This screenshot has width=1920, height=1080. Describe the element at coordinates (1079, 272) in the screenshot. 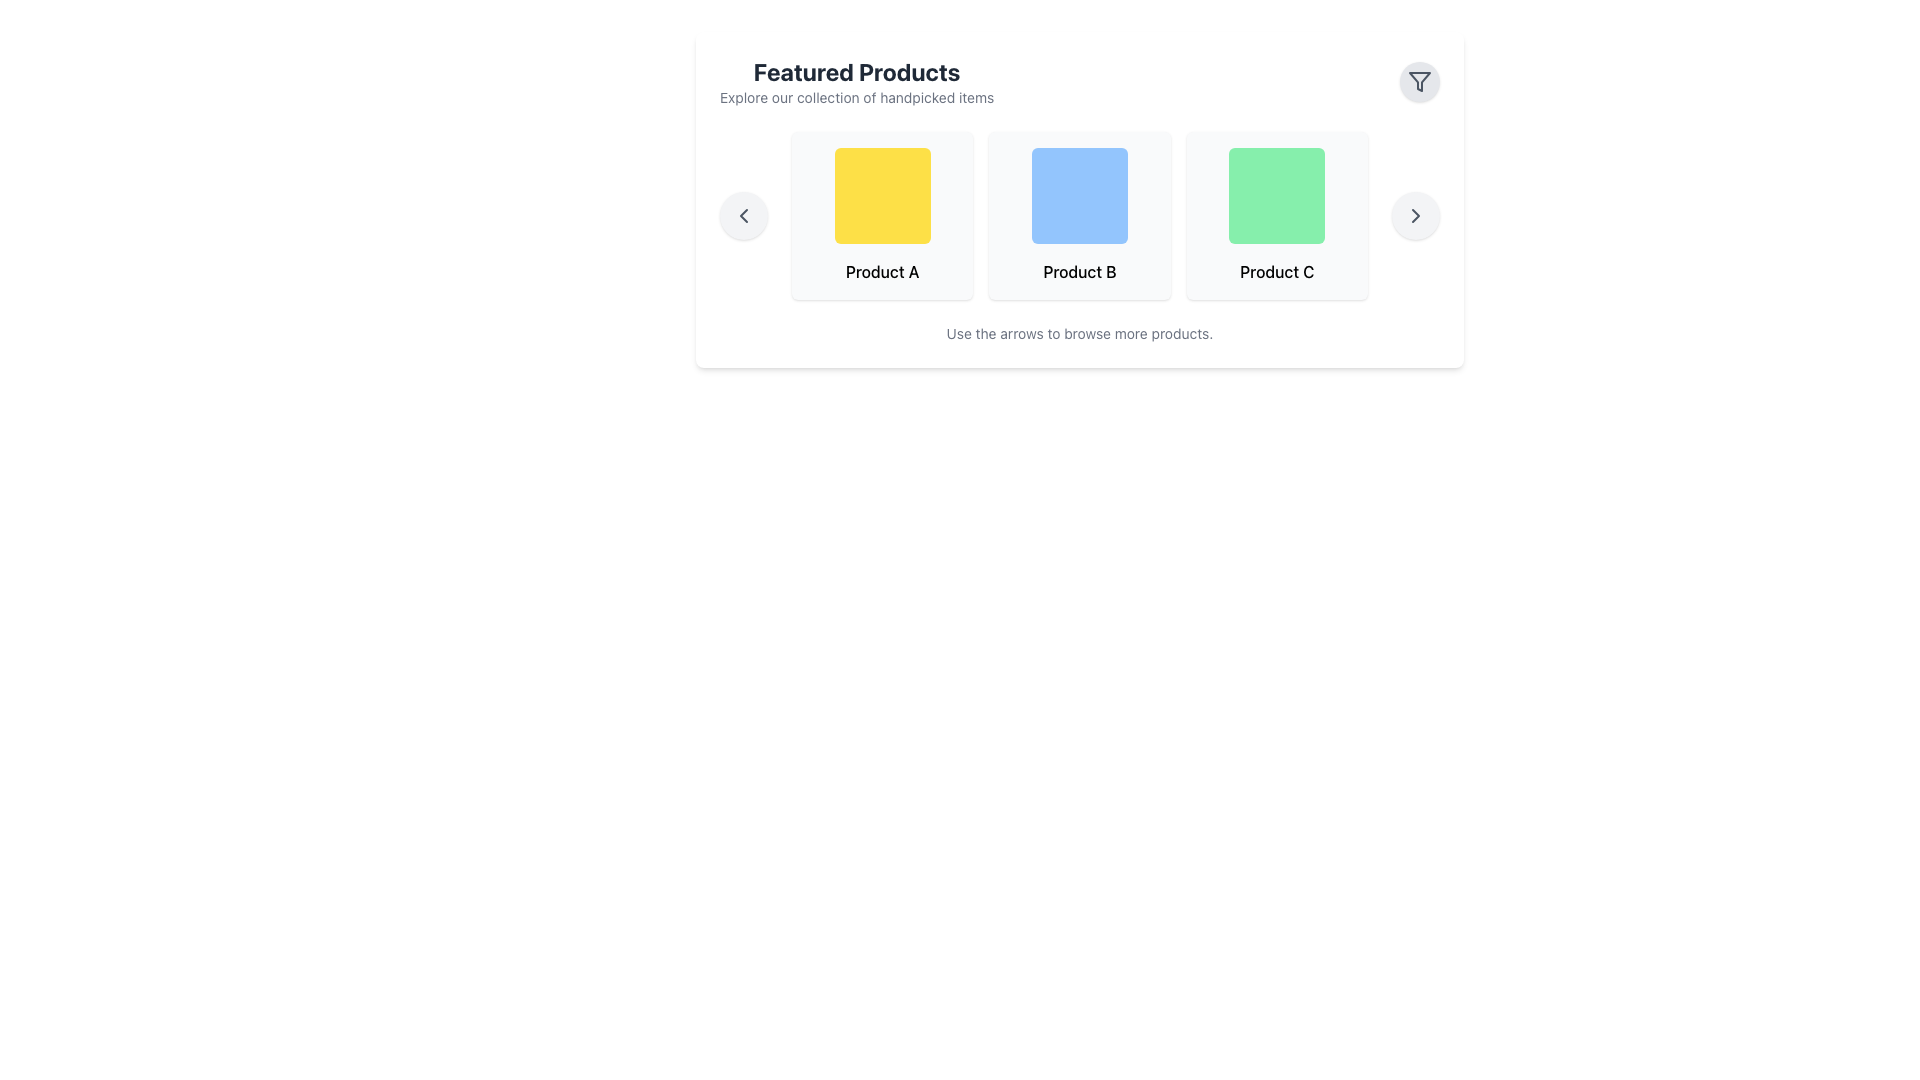

I see `text label 'Product B' located at the bottom center of the second card in a horizontal arrangement, which is positioned under a blue square box` at that location.